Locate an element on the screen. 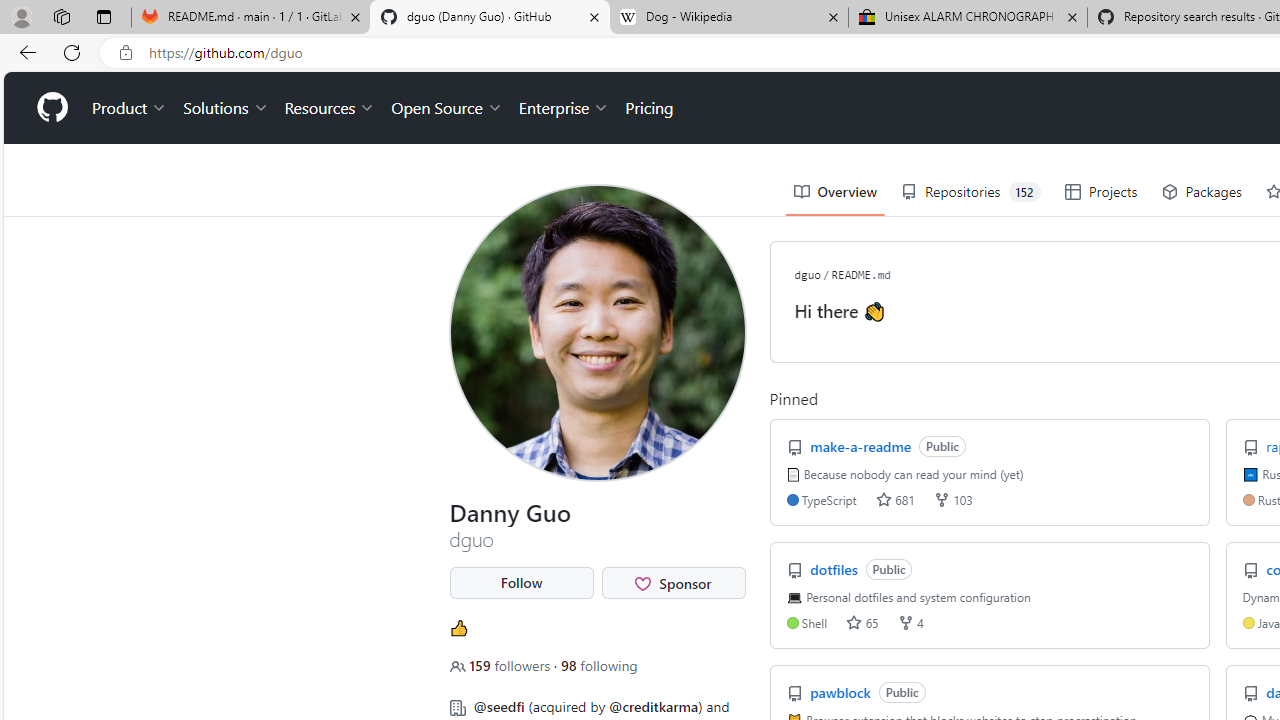 The width and height of the screenshot is (1280, 720). 'Packages' is located at coordinates (1200, 192).